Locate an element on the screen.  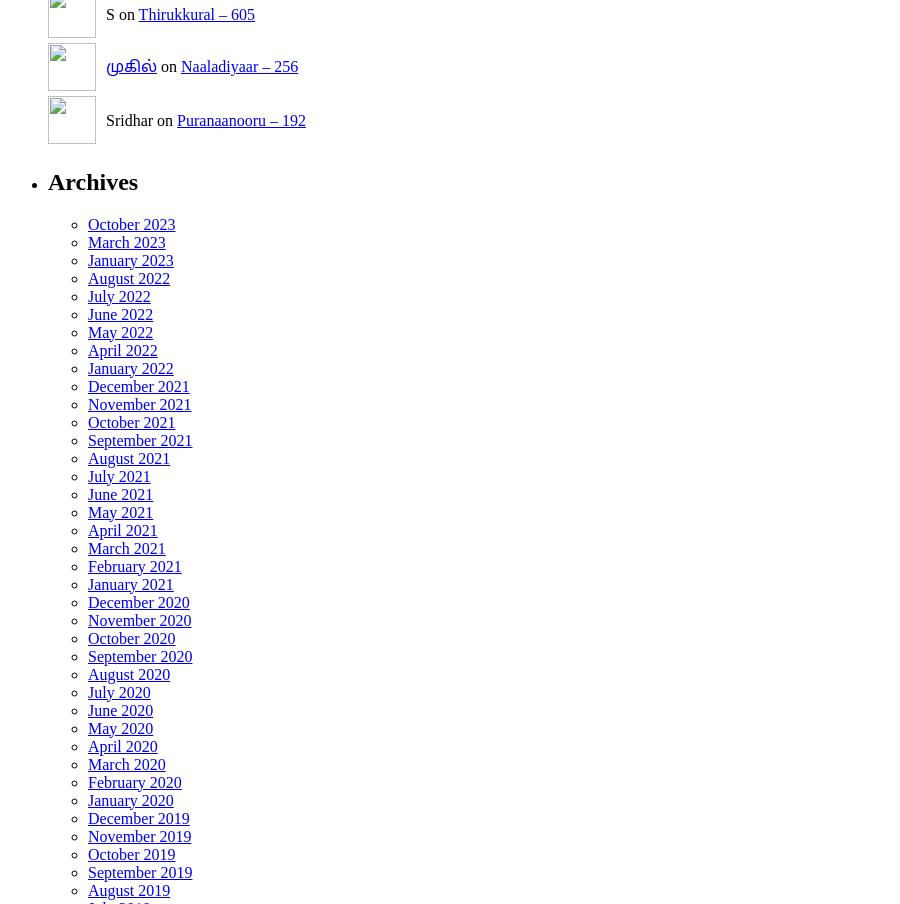
'March 2020' is located at coordinates (126, 763).